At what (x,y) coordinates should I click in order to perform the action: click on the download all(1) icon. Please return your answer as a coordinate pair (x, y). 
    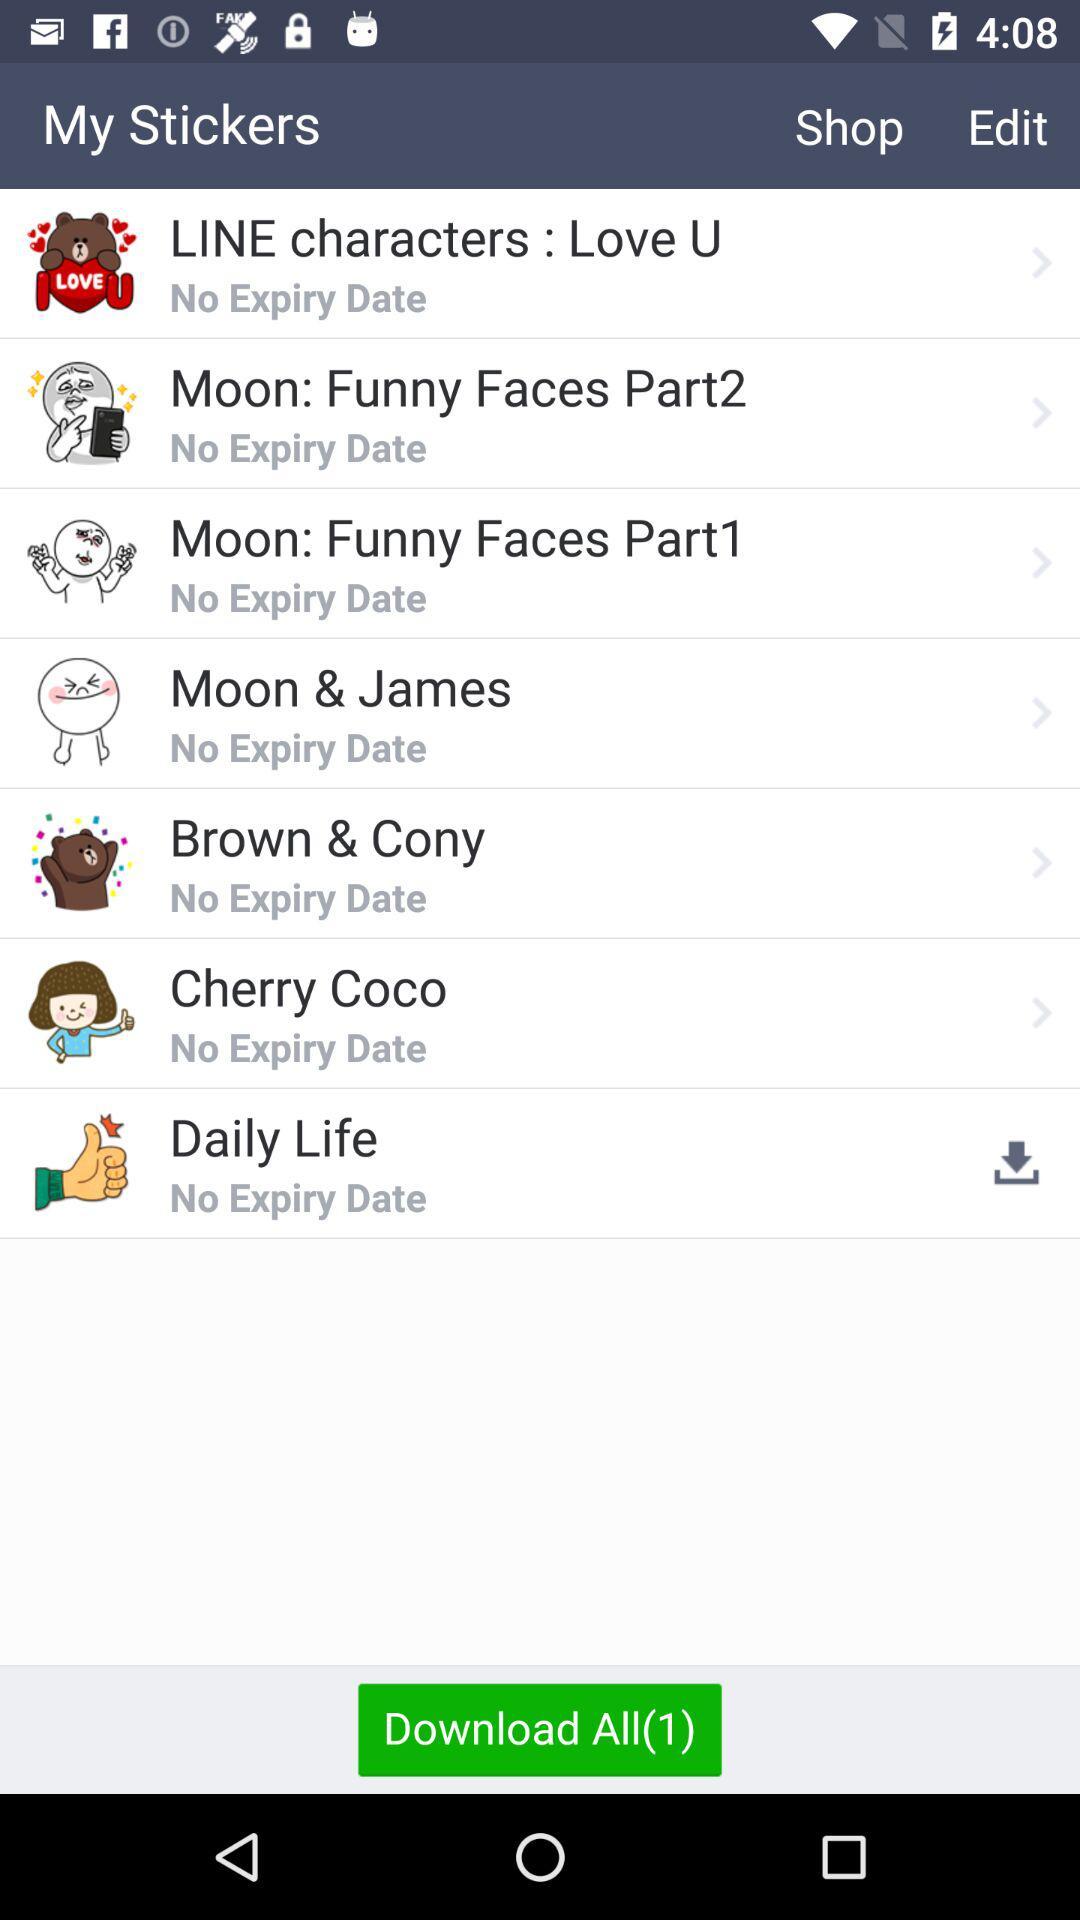
    Looking at the image, I should click on (540, 1728).